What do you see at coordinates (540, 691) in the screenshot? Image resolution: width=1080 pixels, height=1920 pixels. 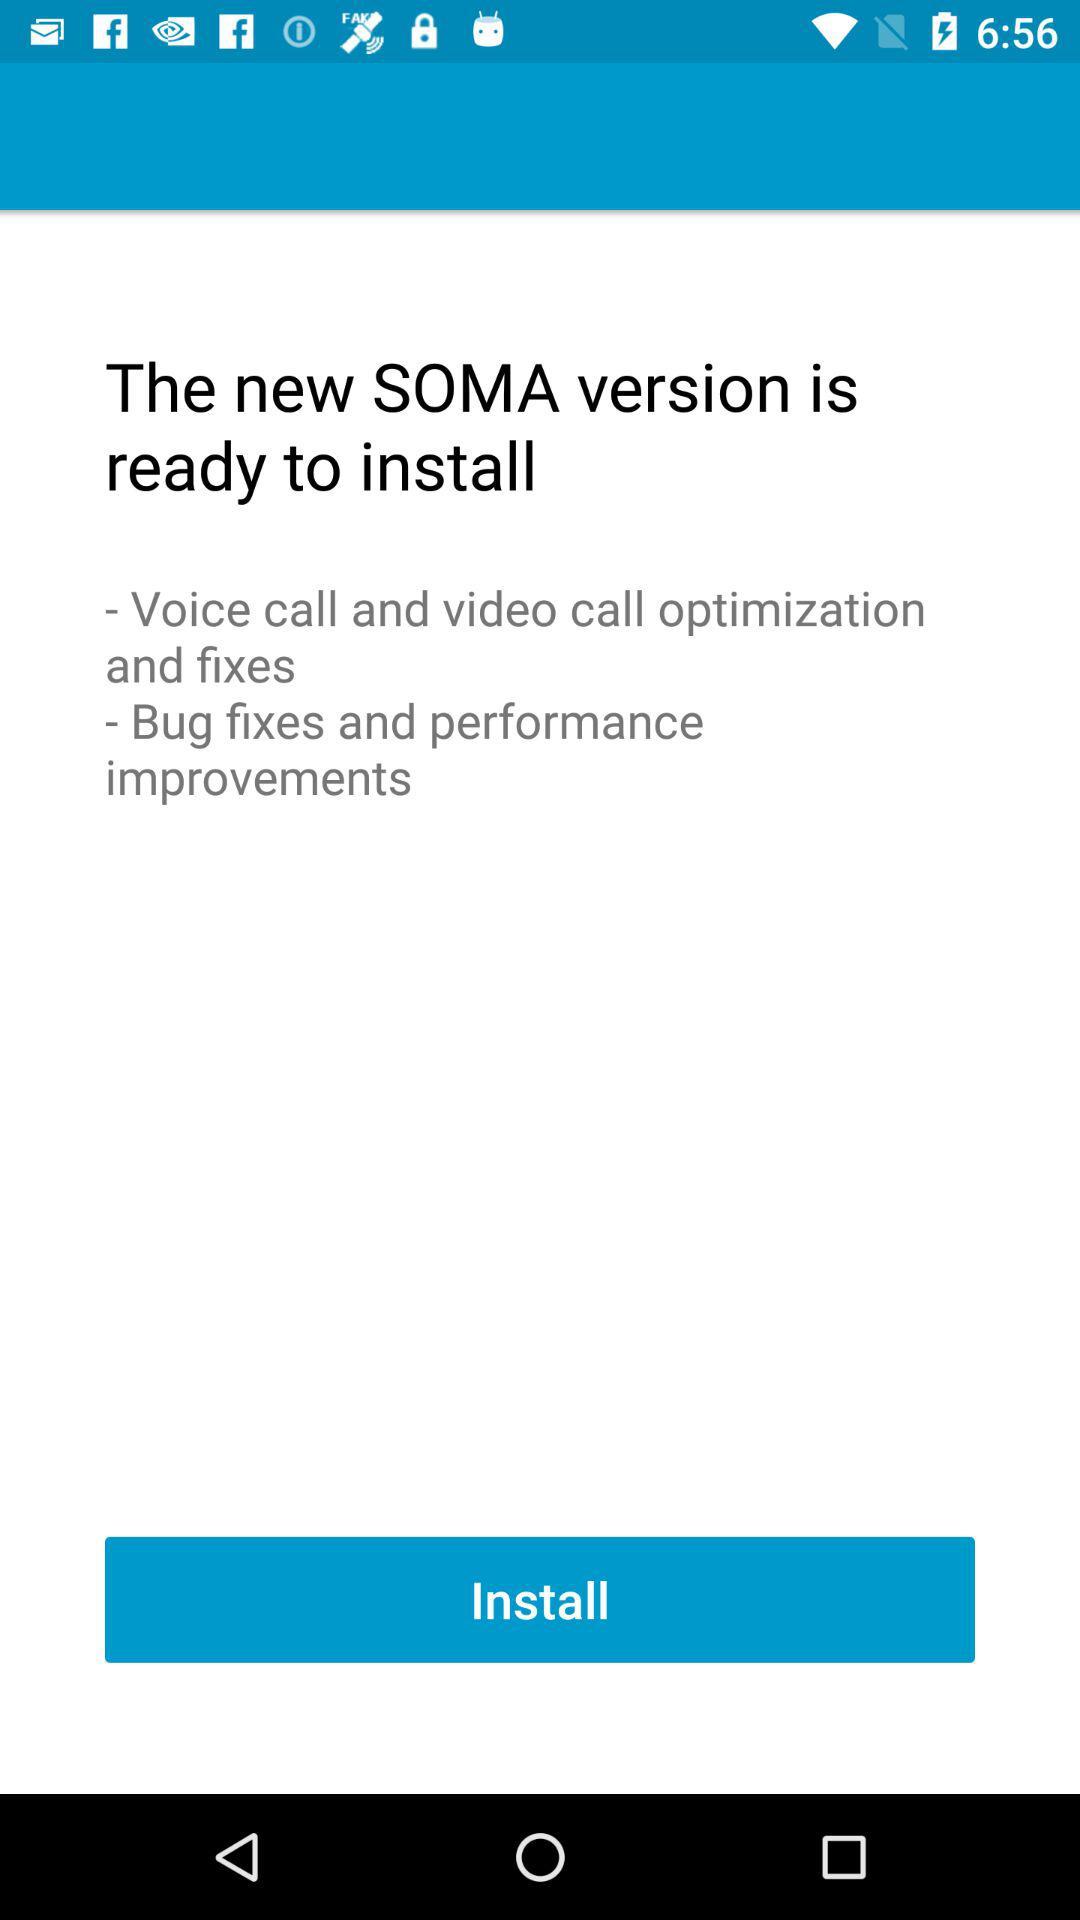 I see `item below the the new soma` at bounding box center [540, 691].